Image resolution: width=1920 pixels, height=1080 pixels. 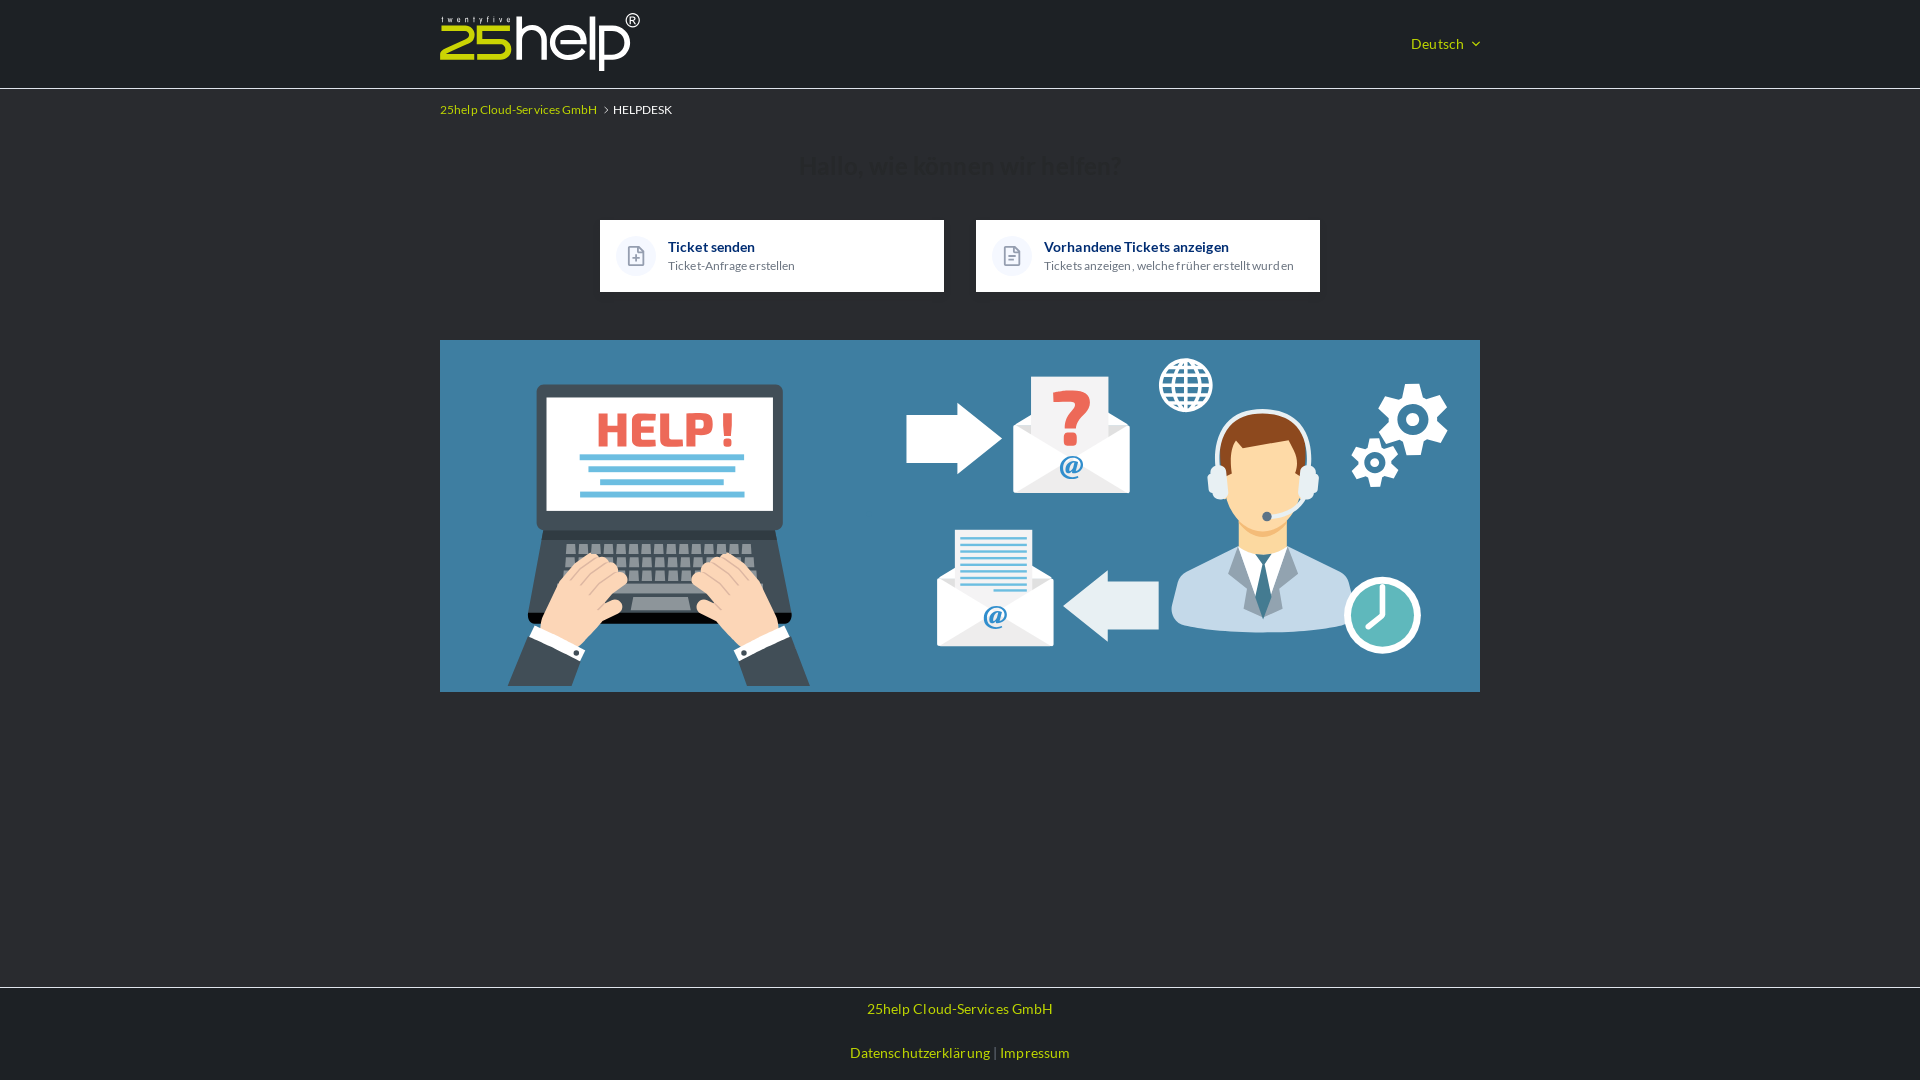 What do you see at coordinates (518, 110) in the screenshot?
I see `'25help Cloud-Services GmbH'` at bounding box center [518, 110].